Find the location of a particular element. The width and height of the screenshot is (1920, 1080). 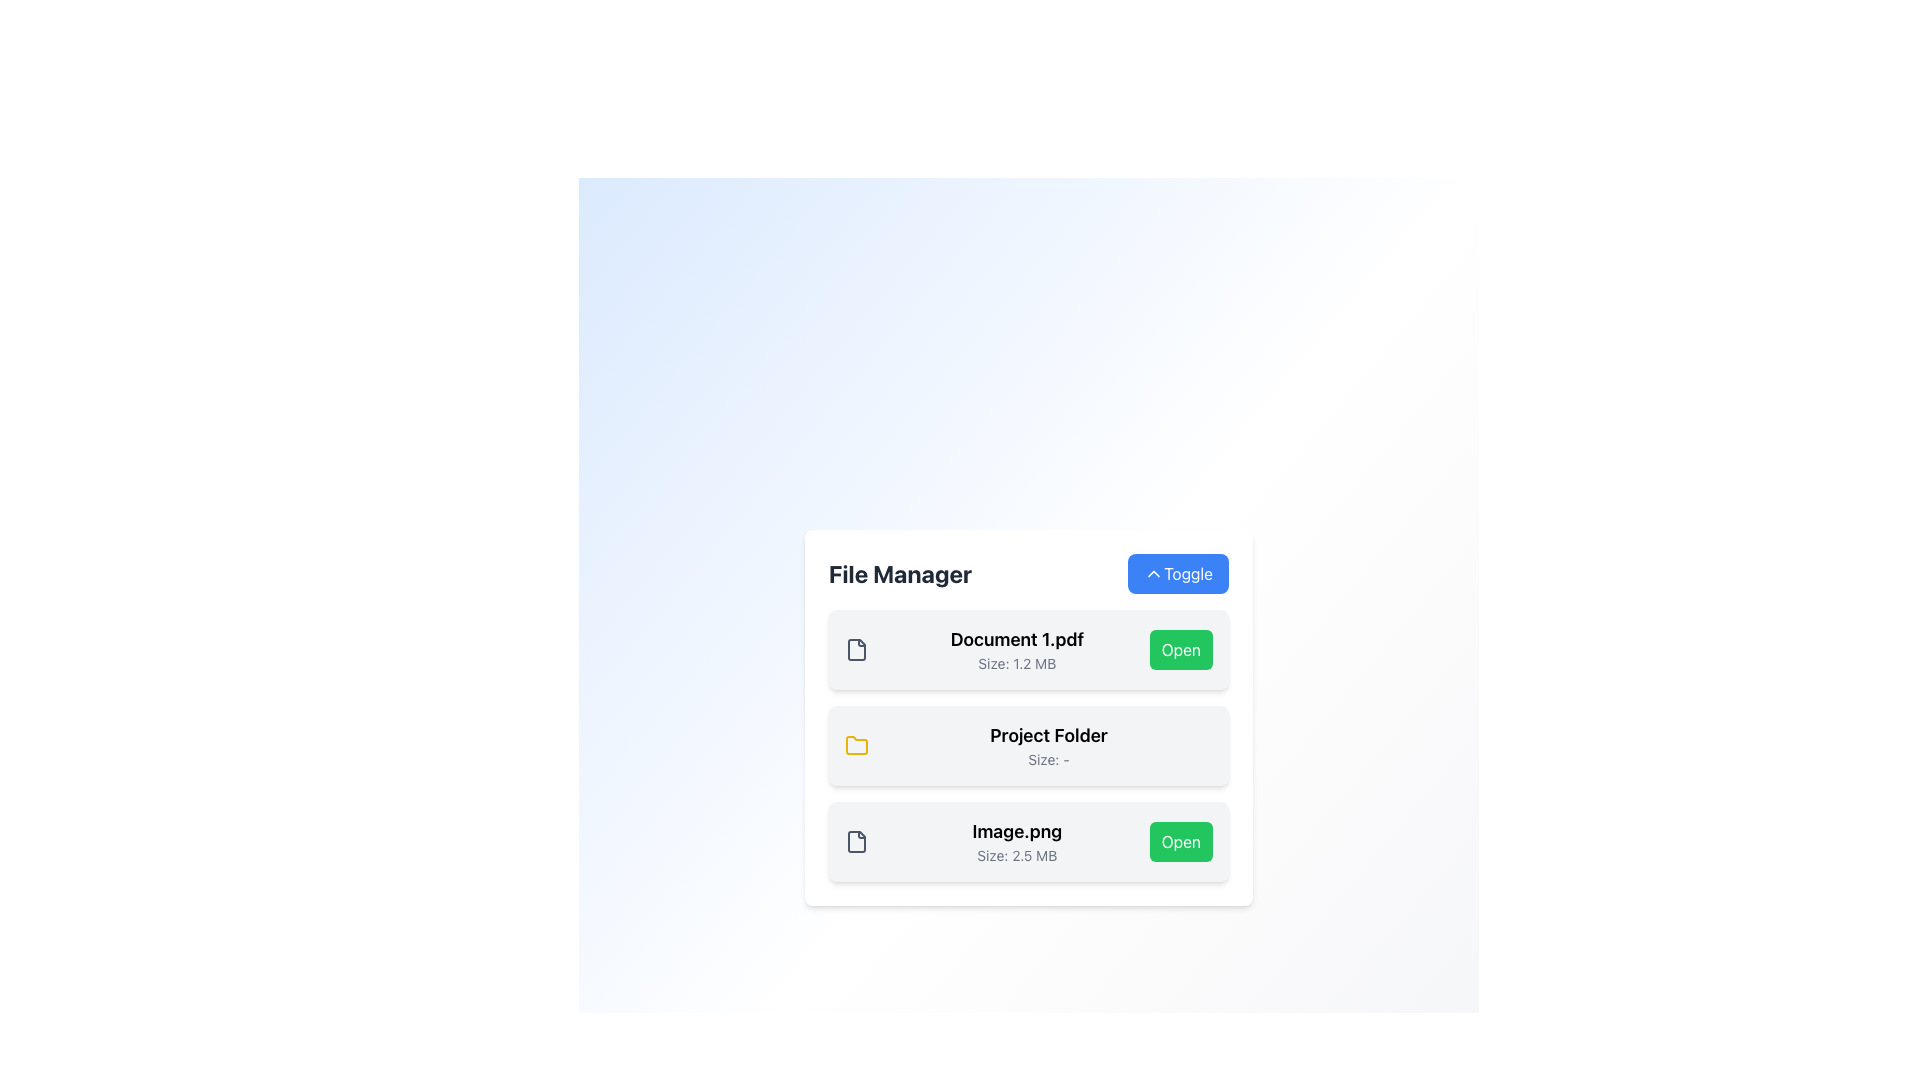

the Text Label that represents the folder name, located in the middle segment of the file list interface, positioned between the cards for 'Document 1.pdf' and 'Image.png' is located at coordinates (1048, 736).